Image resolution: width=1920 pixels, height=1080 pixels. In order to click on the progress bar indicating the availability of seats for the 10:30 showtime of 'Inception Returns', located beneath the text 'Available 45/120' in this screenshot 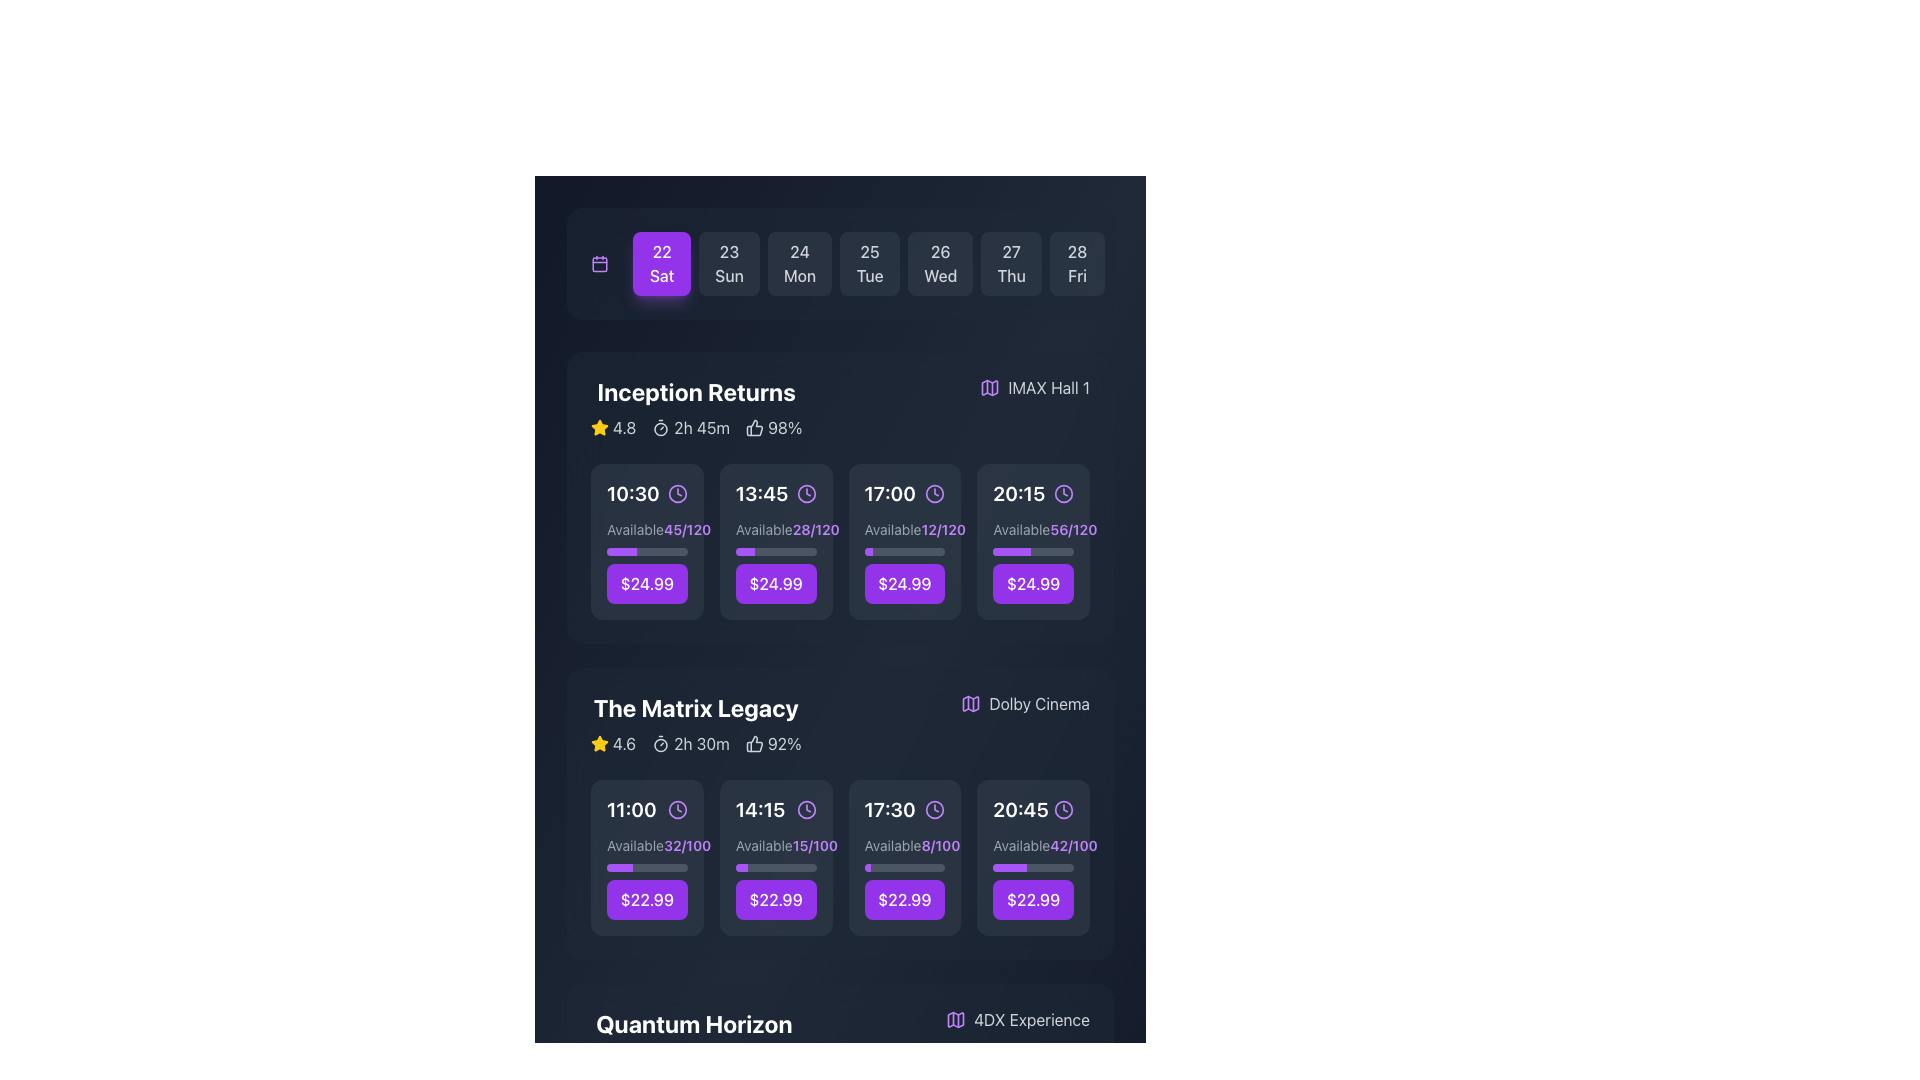, I will do `click(647, 551)`.